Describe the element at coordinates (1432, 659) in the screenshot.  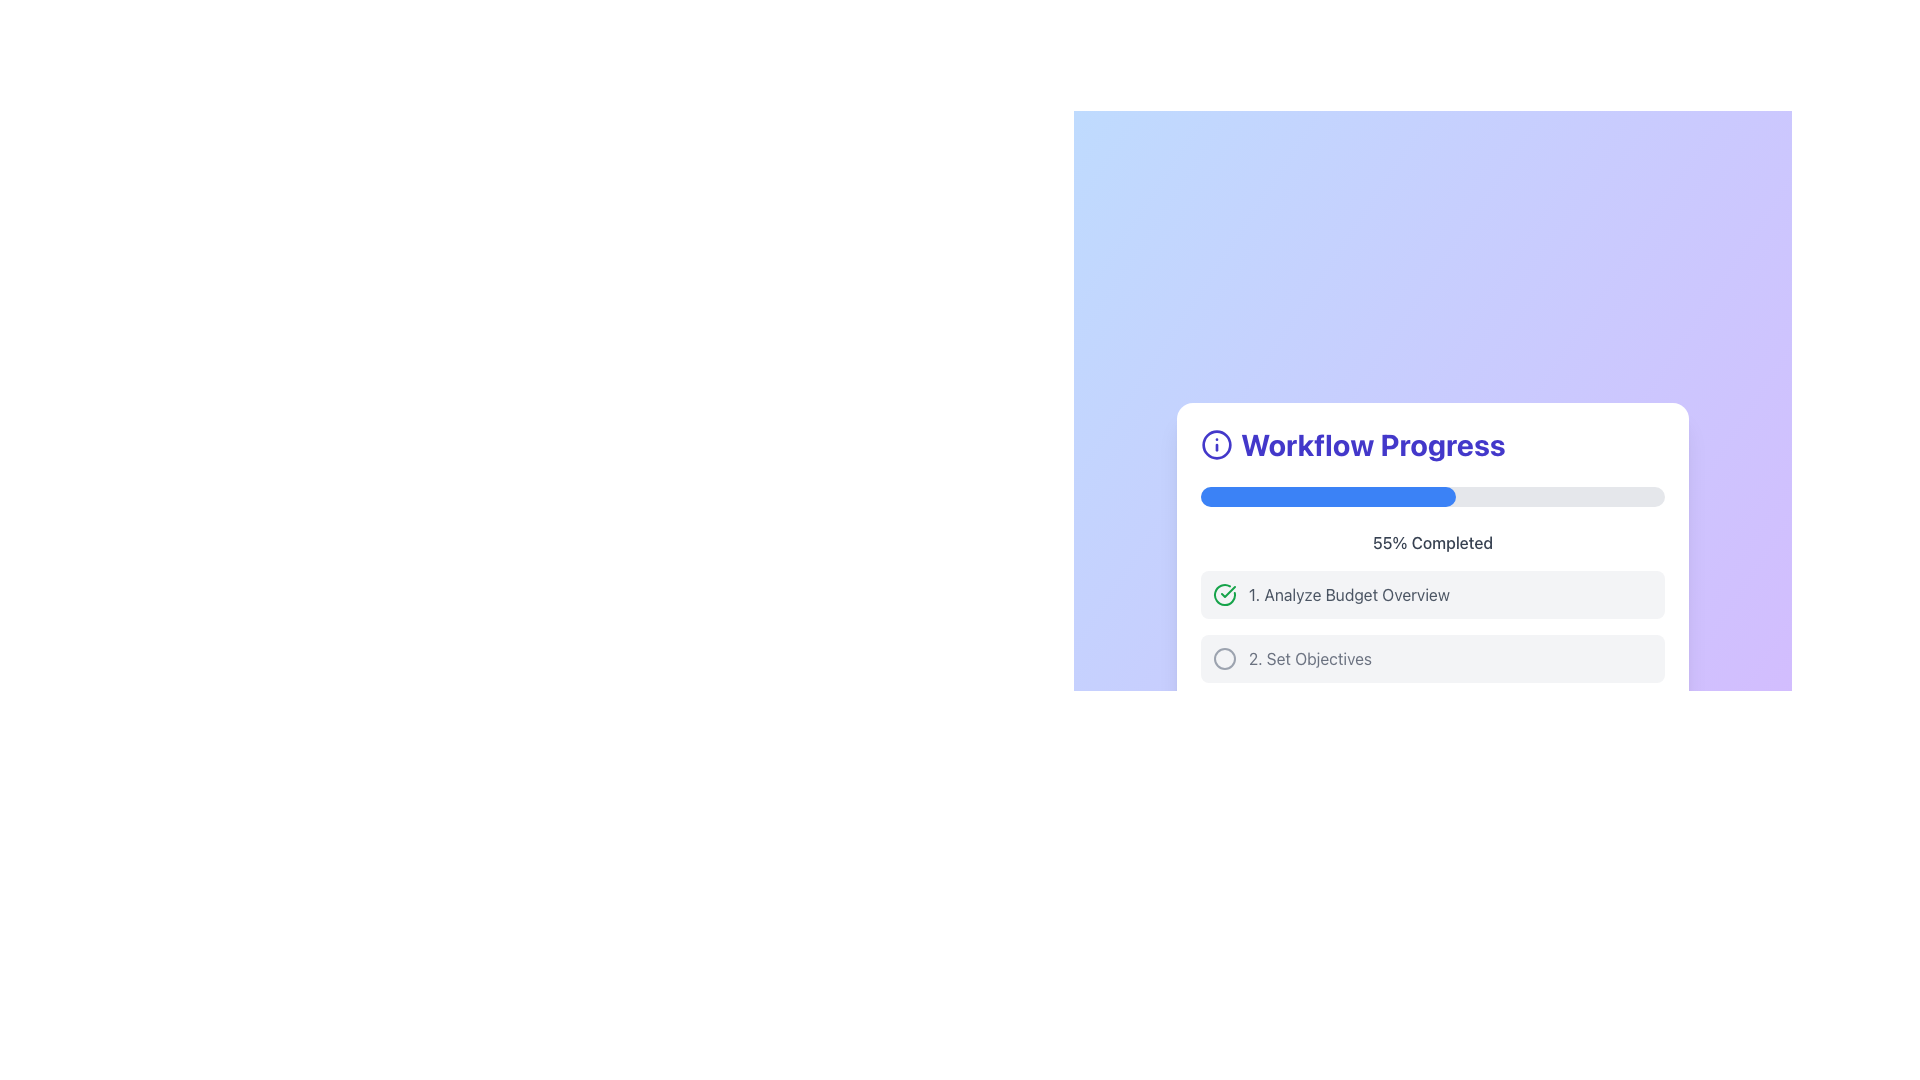
I see `the list item element titled 'Set Objectives', which is the second entry in the vertical sequence of steps within the workflow progress list` at that location.